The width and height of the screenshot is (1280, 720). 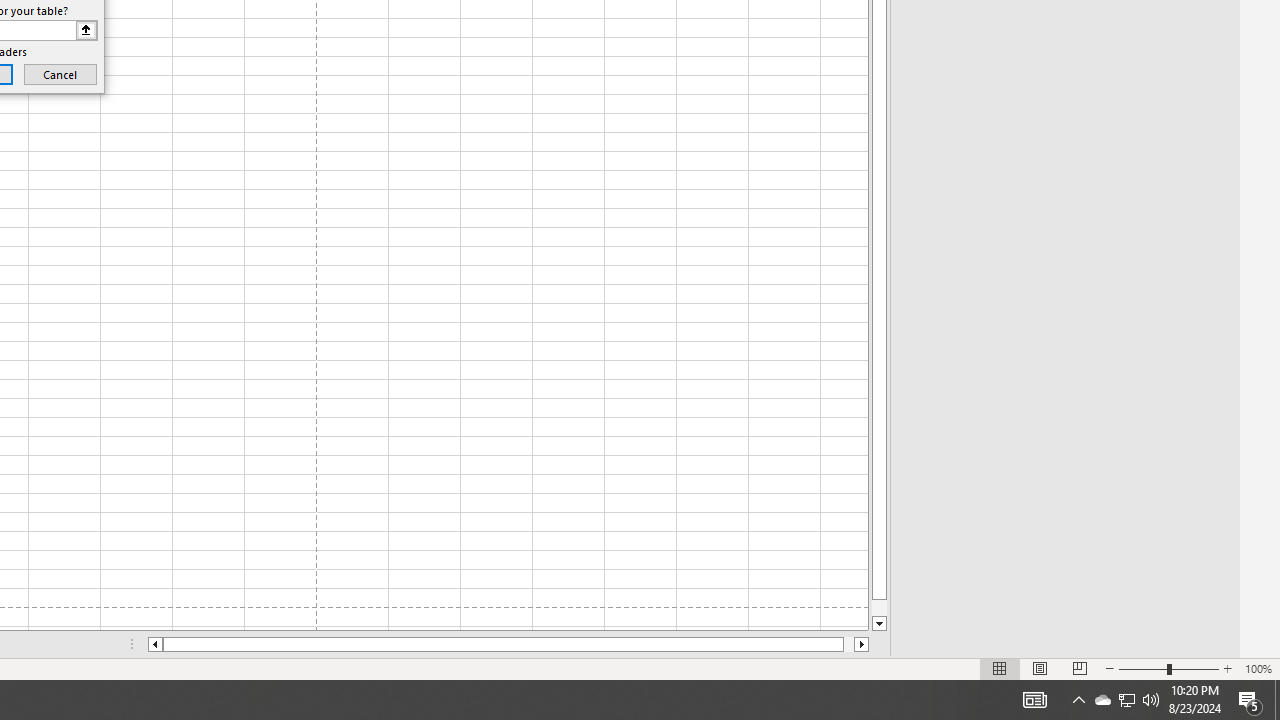 I want to click on 'Page Break Preview', so click(x=1078, y=669).